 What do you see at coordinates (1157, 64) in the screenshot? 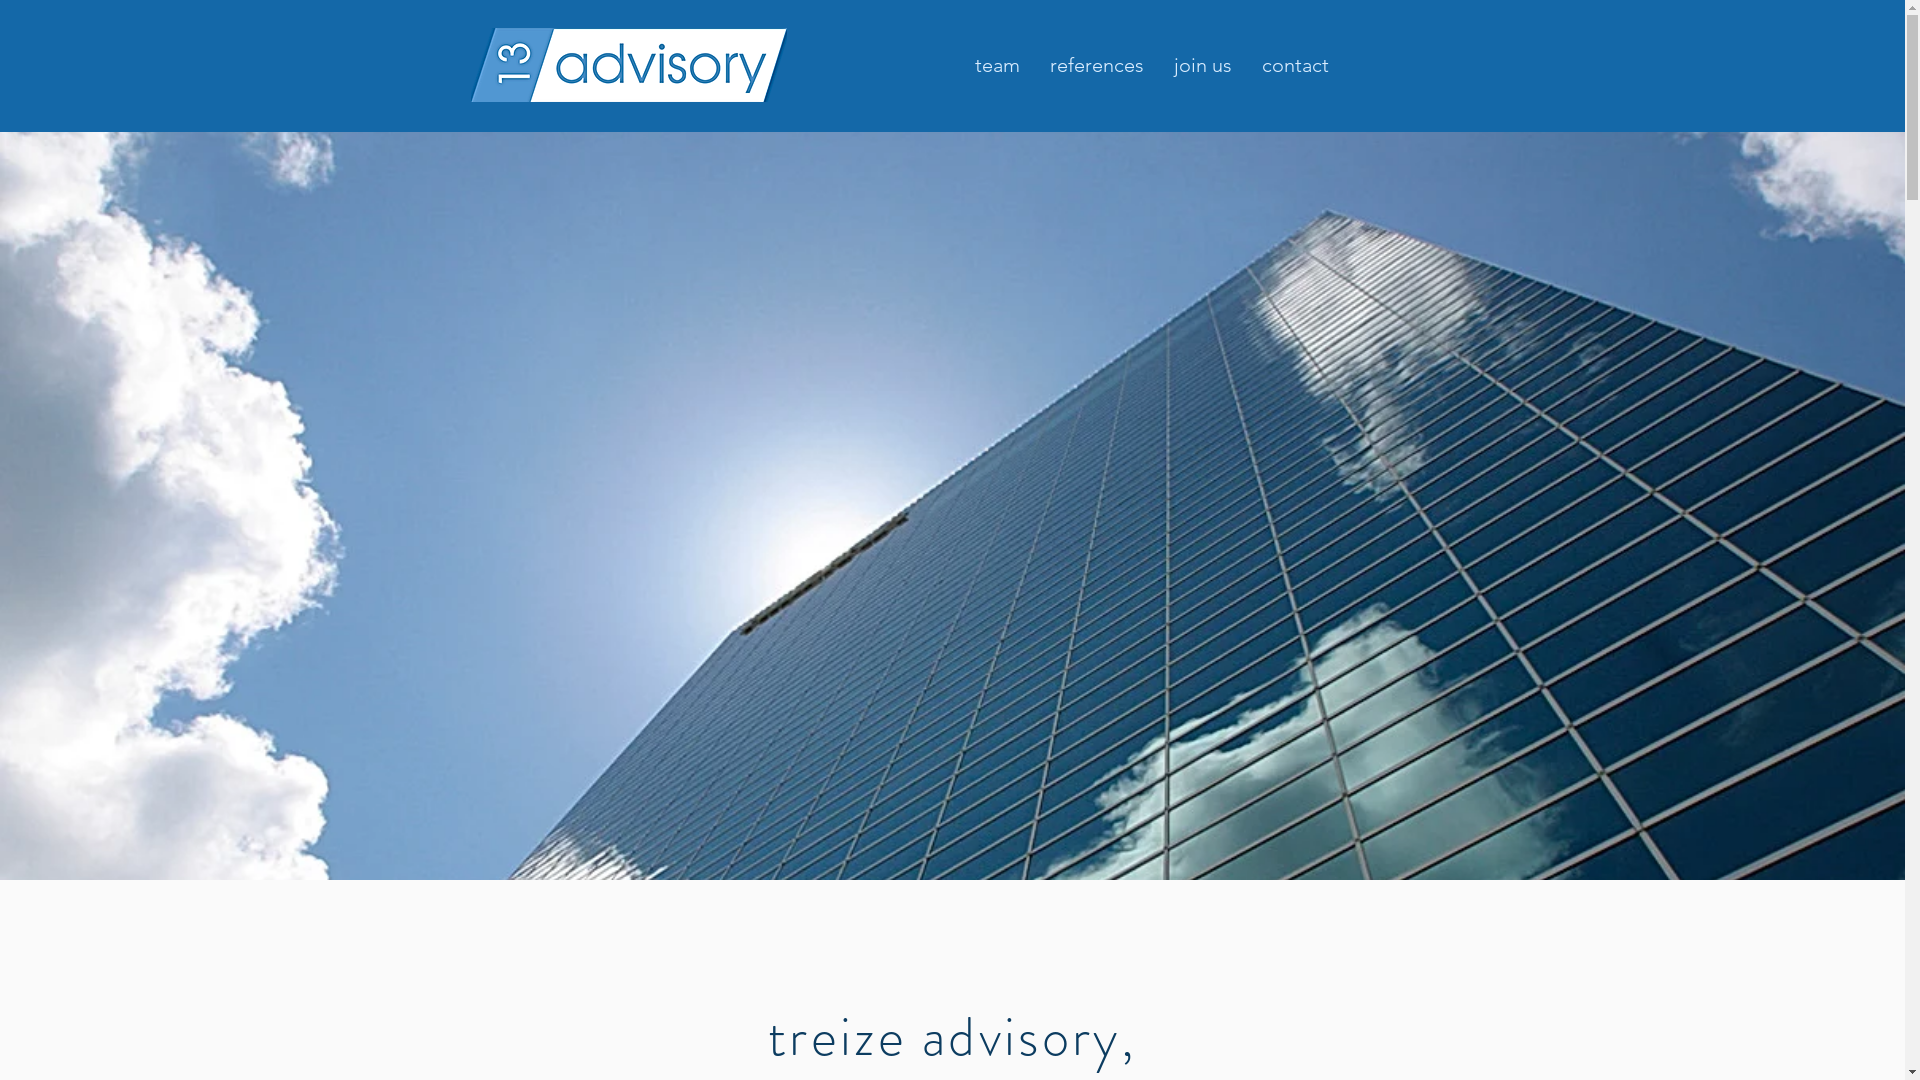
I see `'join us'` at bounding box center [1157, 64].